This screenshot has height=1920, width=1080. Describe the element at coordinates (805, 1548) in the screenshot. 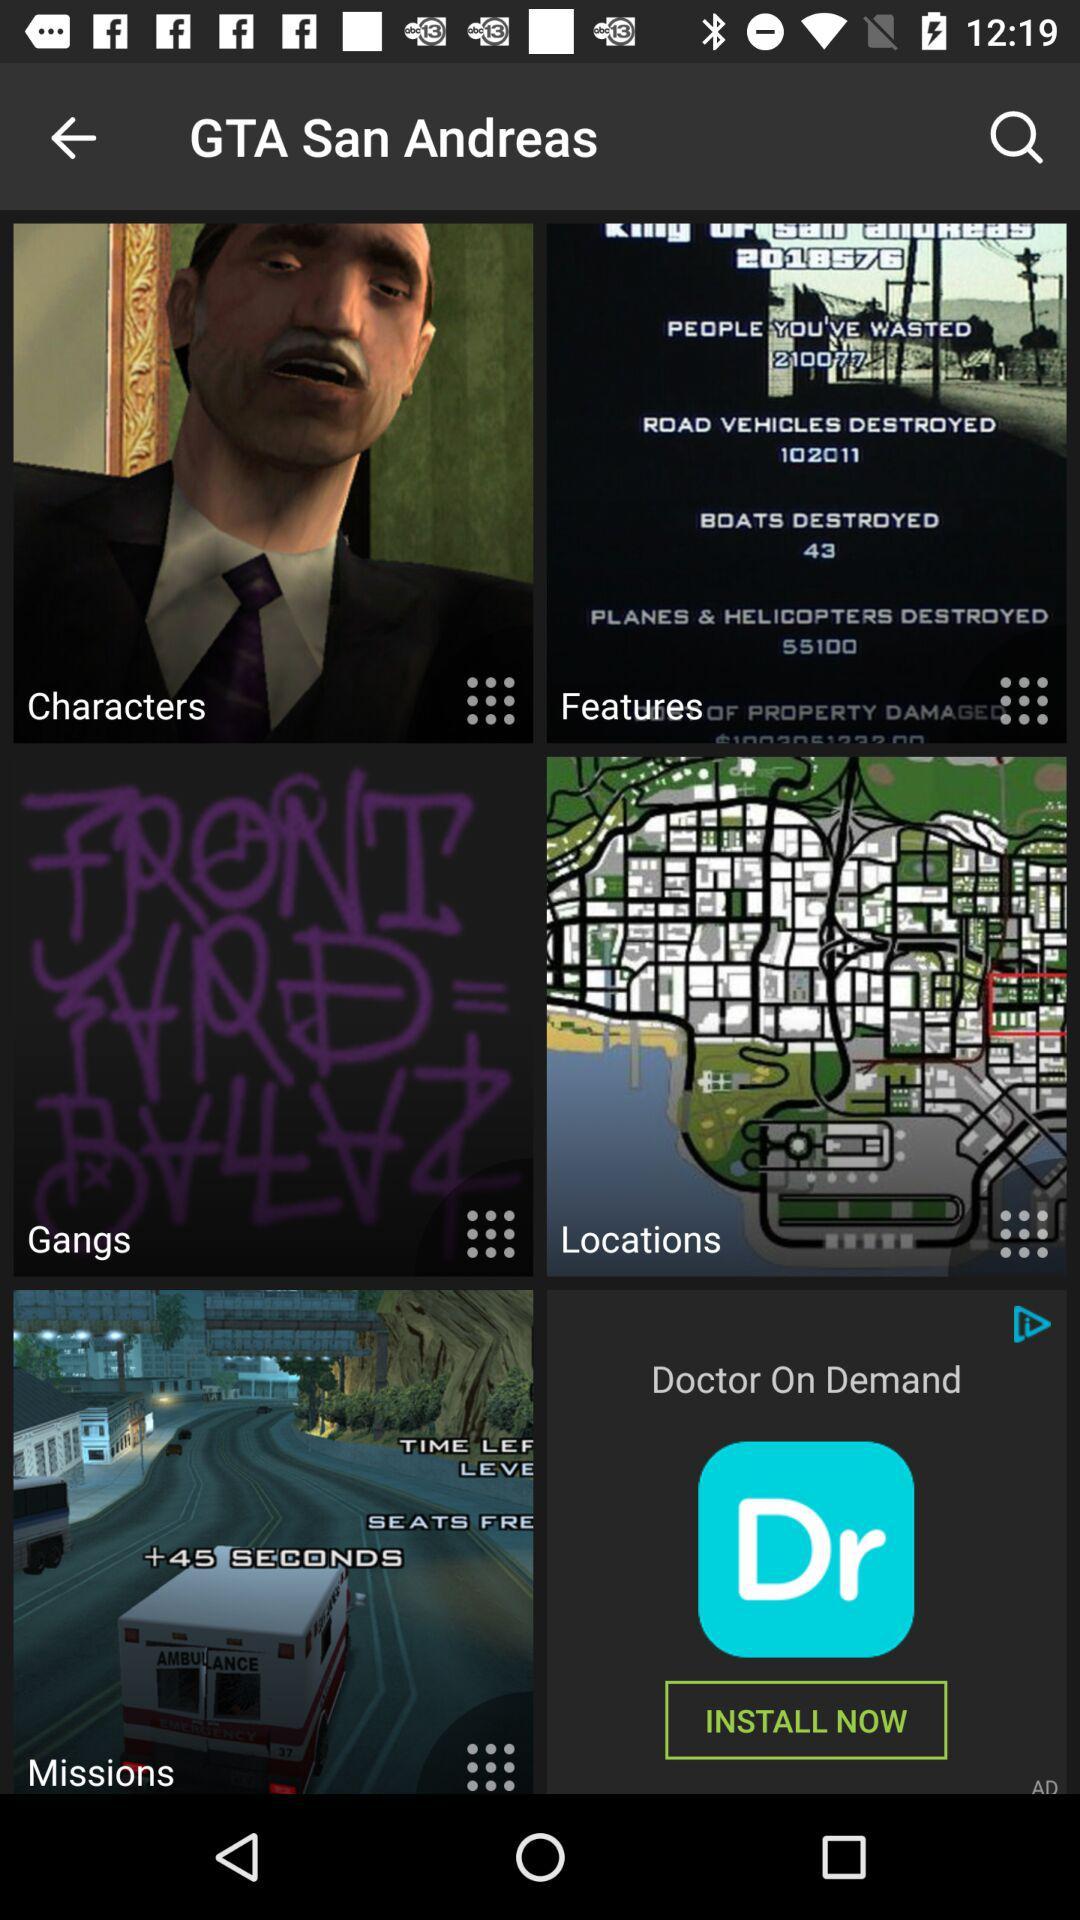

I see `install doctor on demand` at that location.